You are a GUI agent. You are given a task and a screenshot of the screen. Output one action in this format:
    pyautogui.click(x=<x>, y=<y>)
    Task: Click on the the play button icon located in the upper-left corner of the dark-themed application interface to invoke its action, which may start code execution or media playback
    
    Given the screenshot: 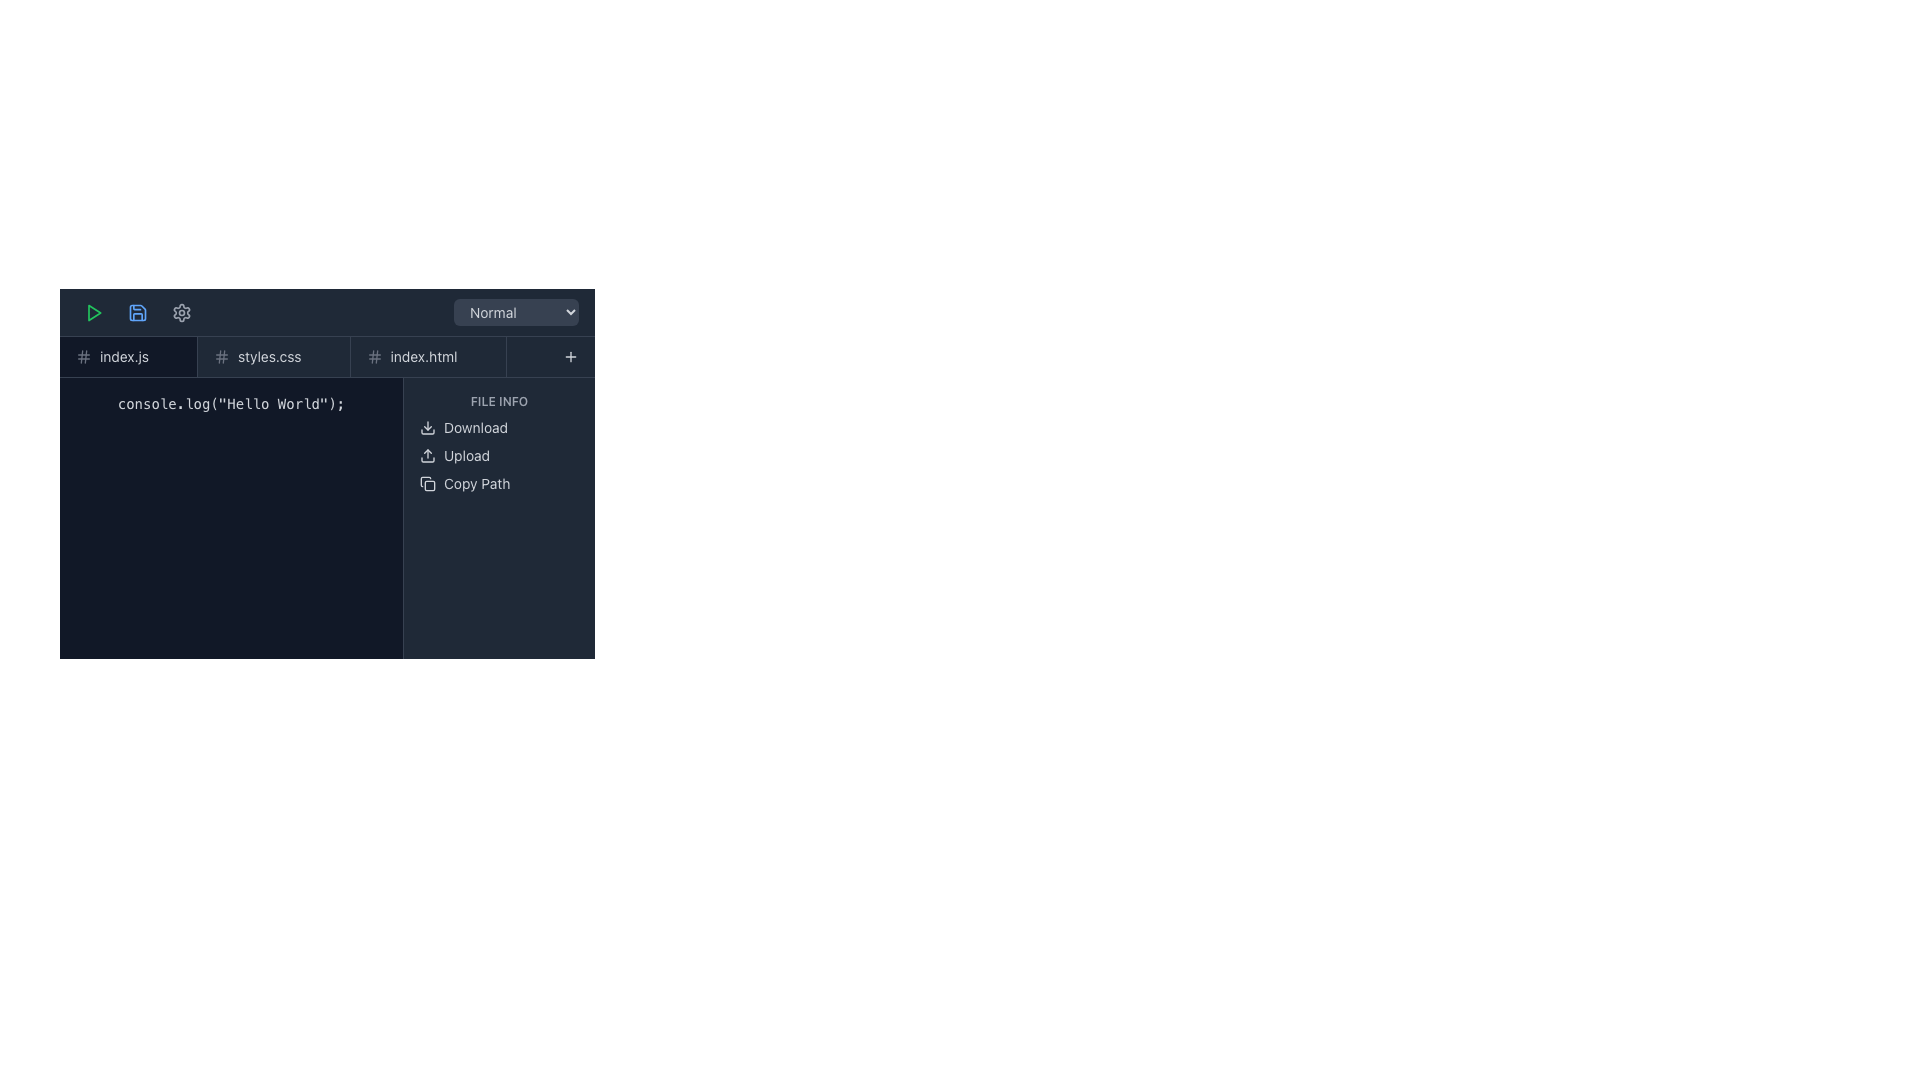 What is the action you would take?
    pyautogui.click(x=93, y=312)
    